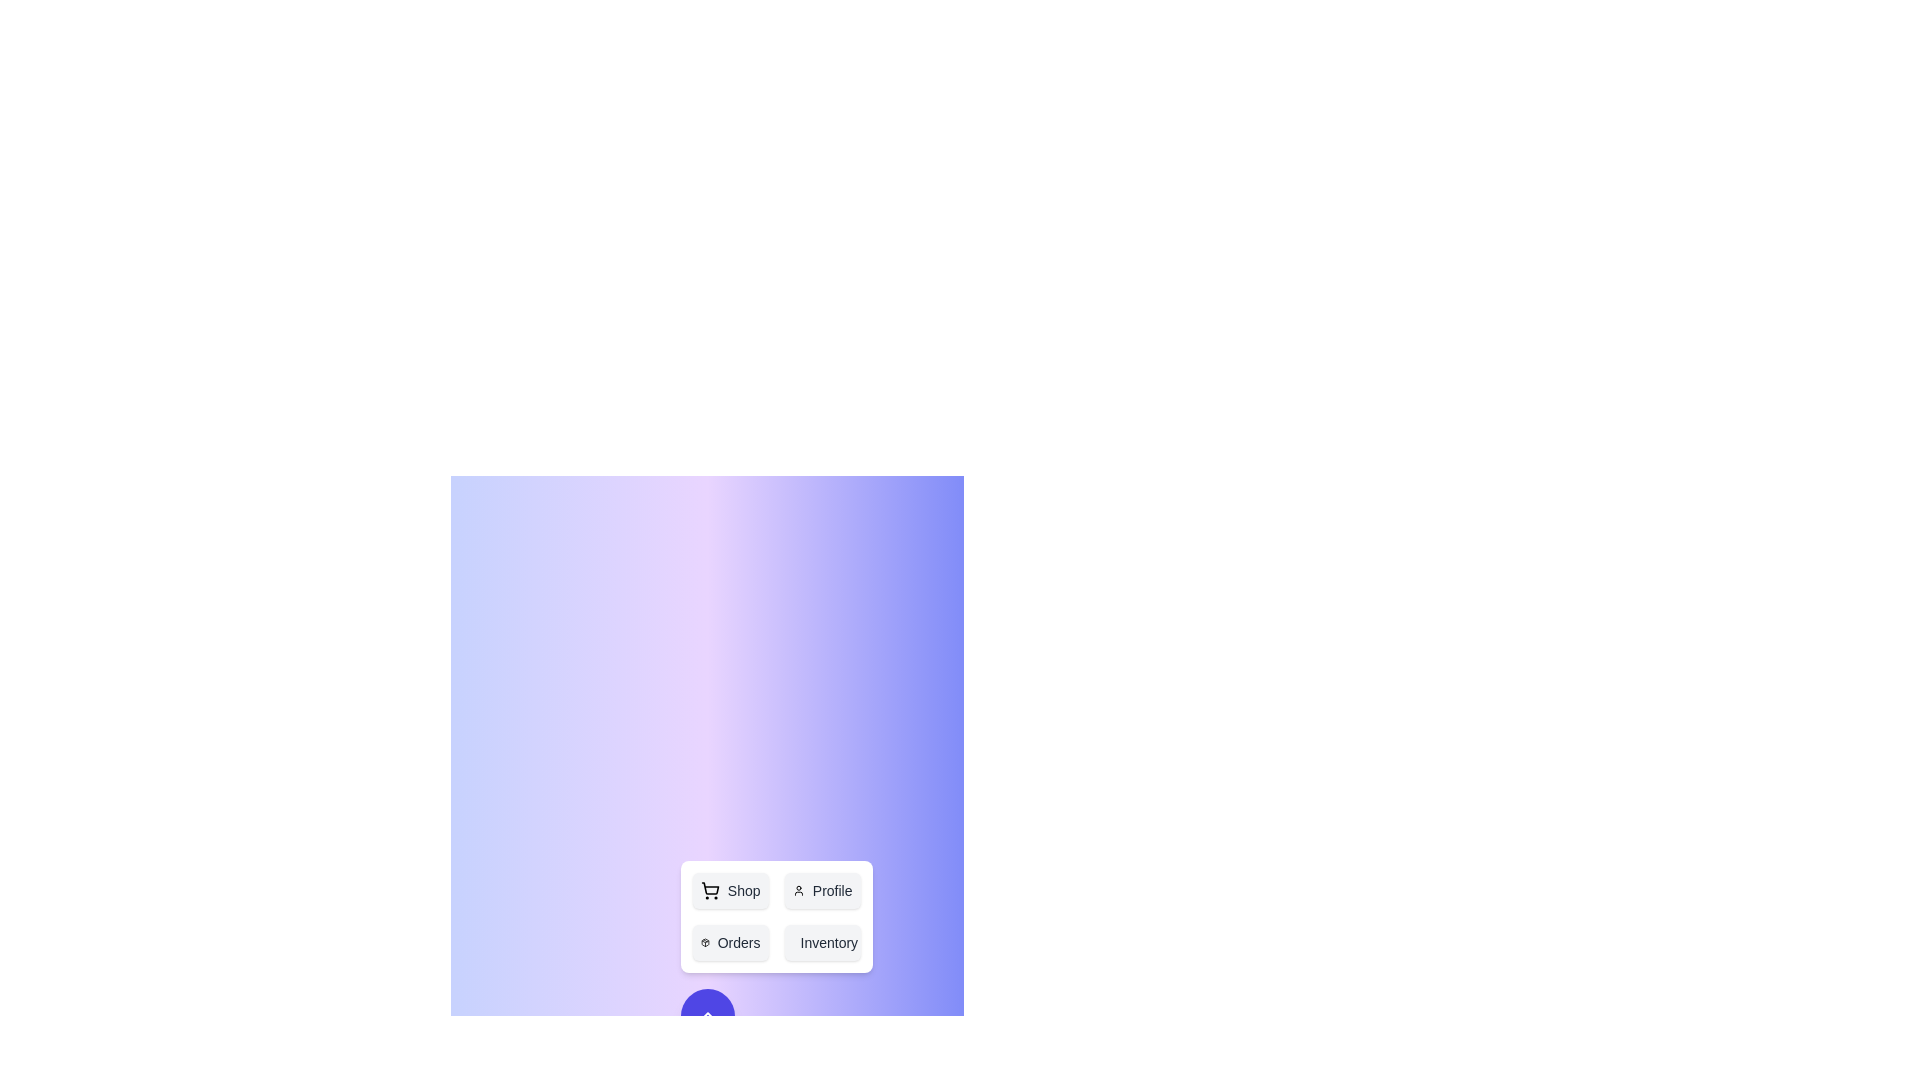 The width and height of the screenshot is (1920, 1080). I want to click on the 'Inventory' button, so click(822, 942).